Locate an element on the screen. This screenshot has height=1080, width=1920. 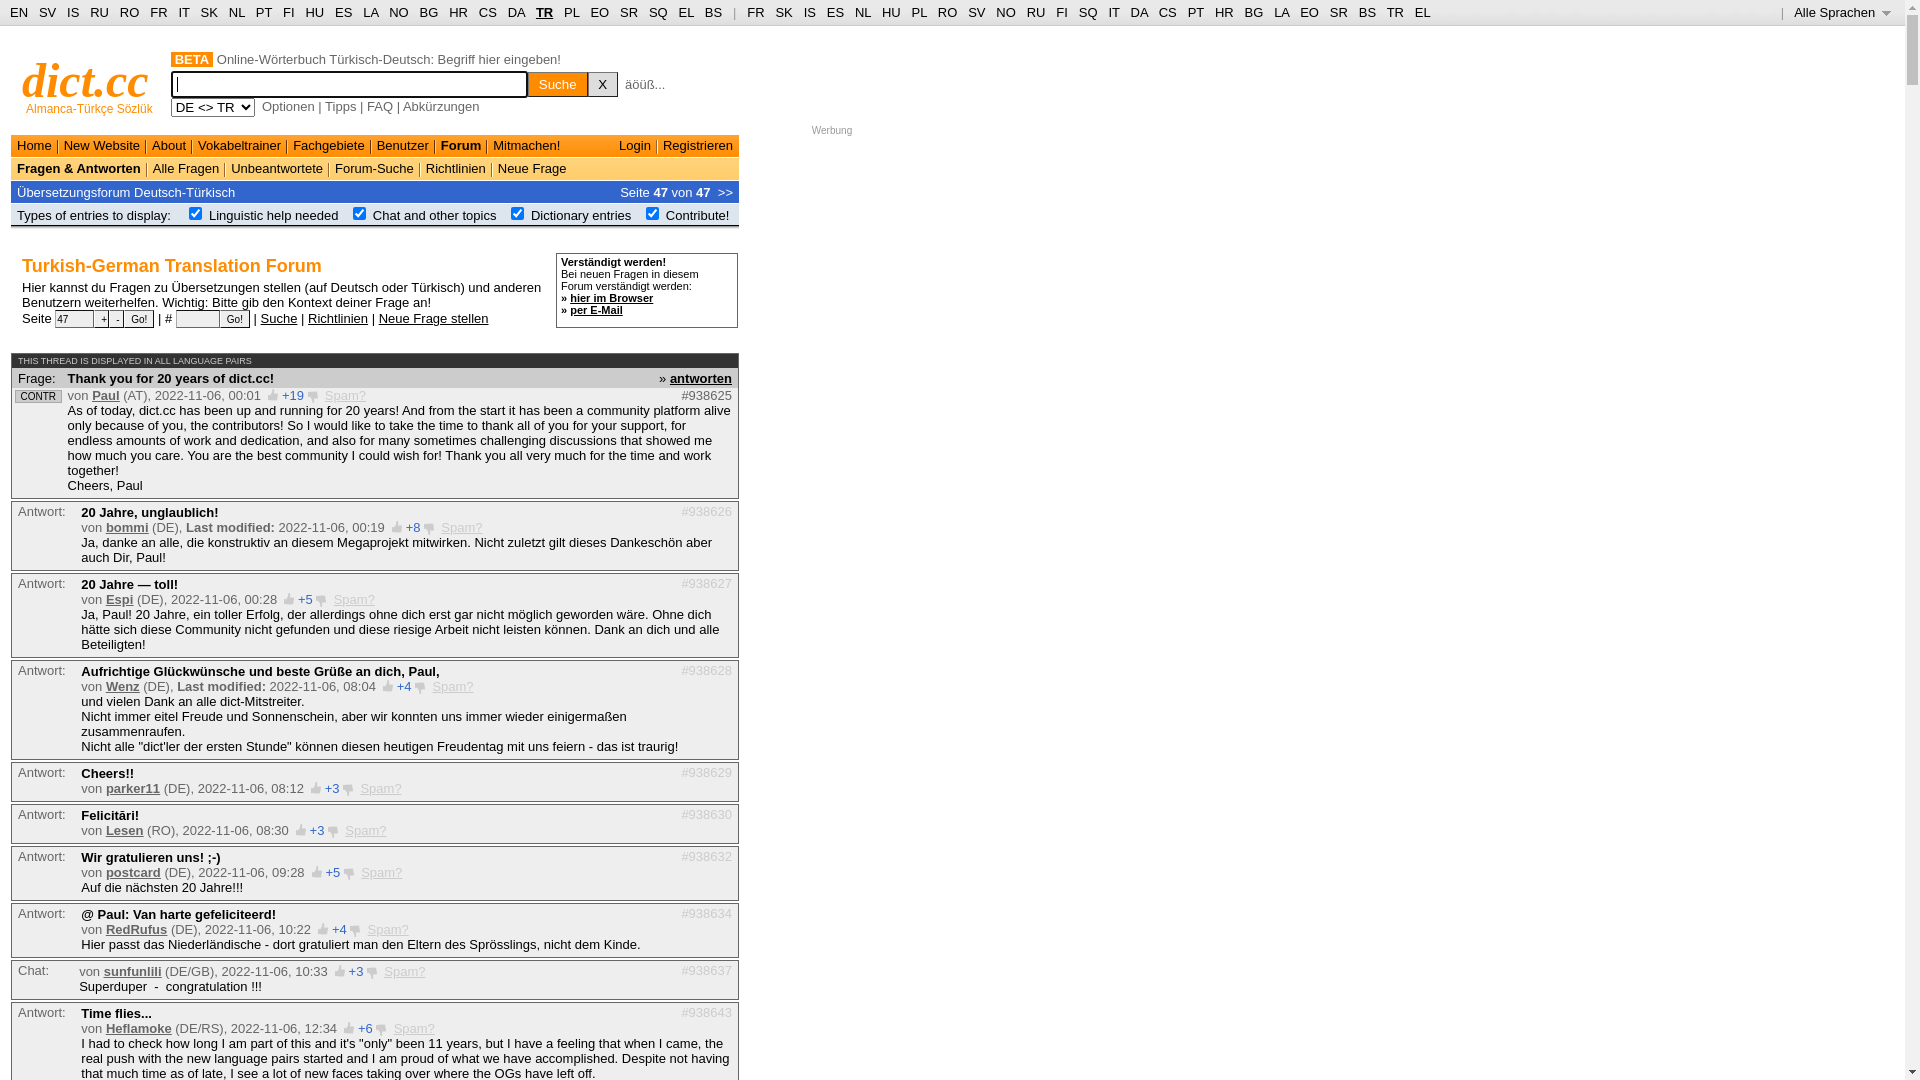
'FR' is located at coordinates (754, 12).